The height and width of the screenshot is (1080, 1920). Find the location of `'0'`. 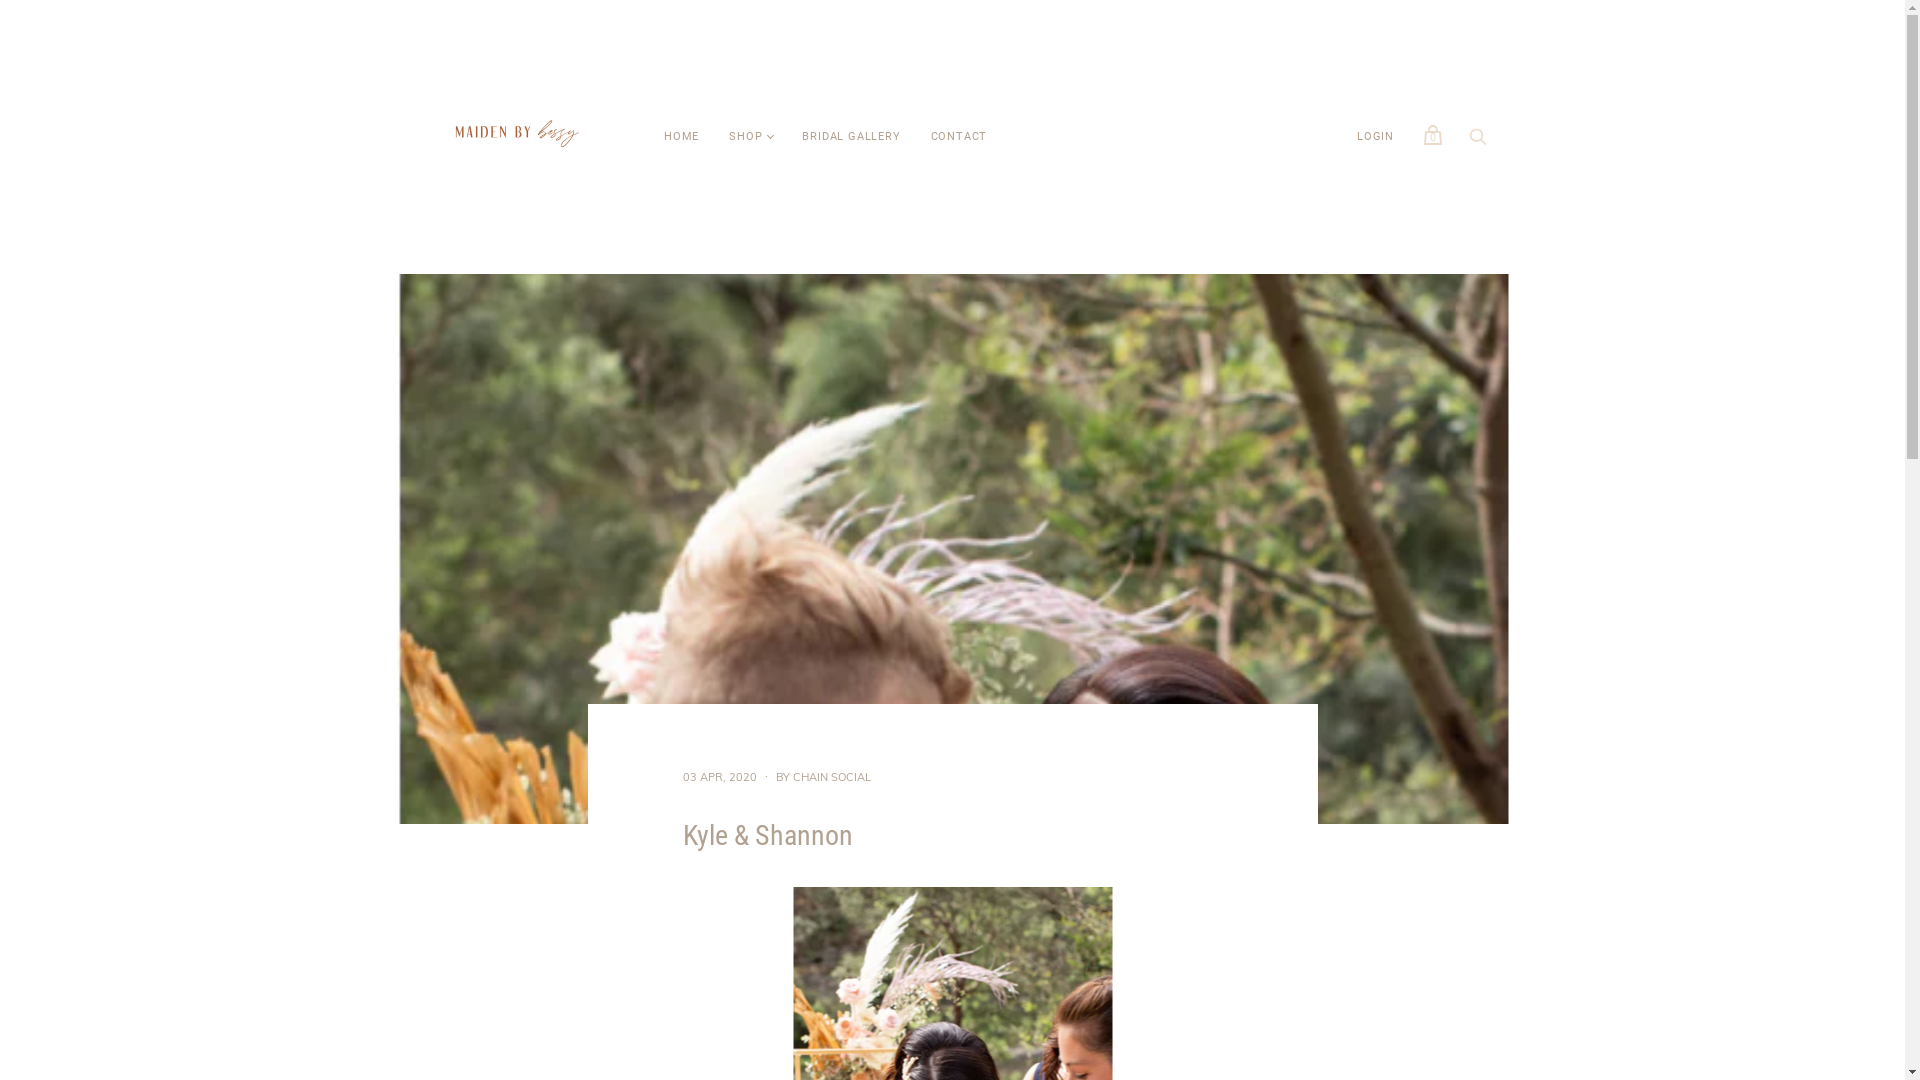

'0' is located at coordinates (1413, 135).